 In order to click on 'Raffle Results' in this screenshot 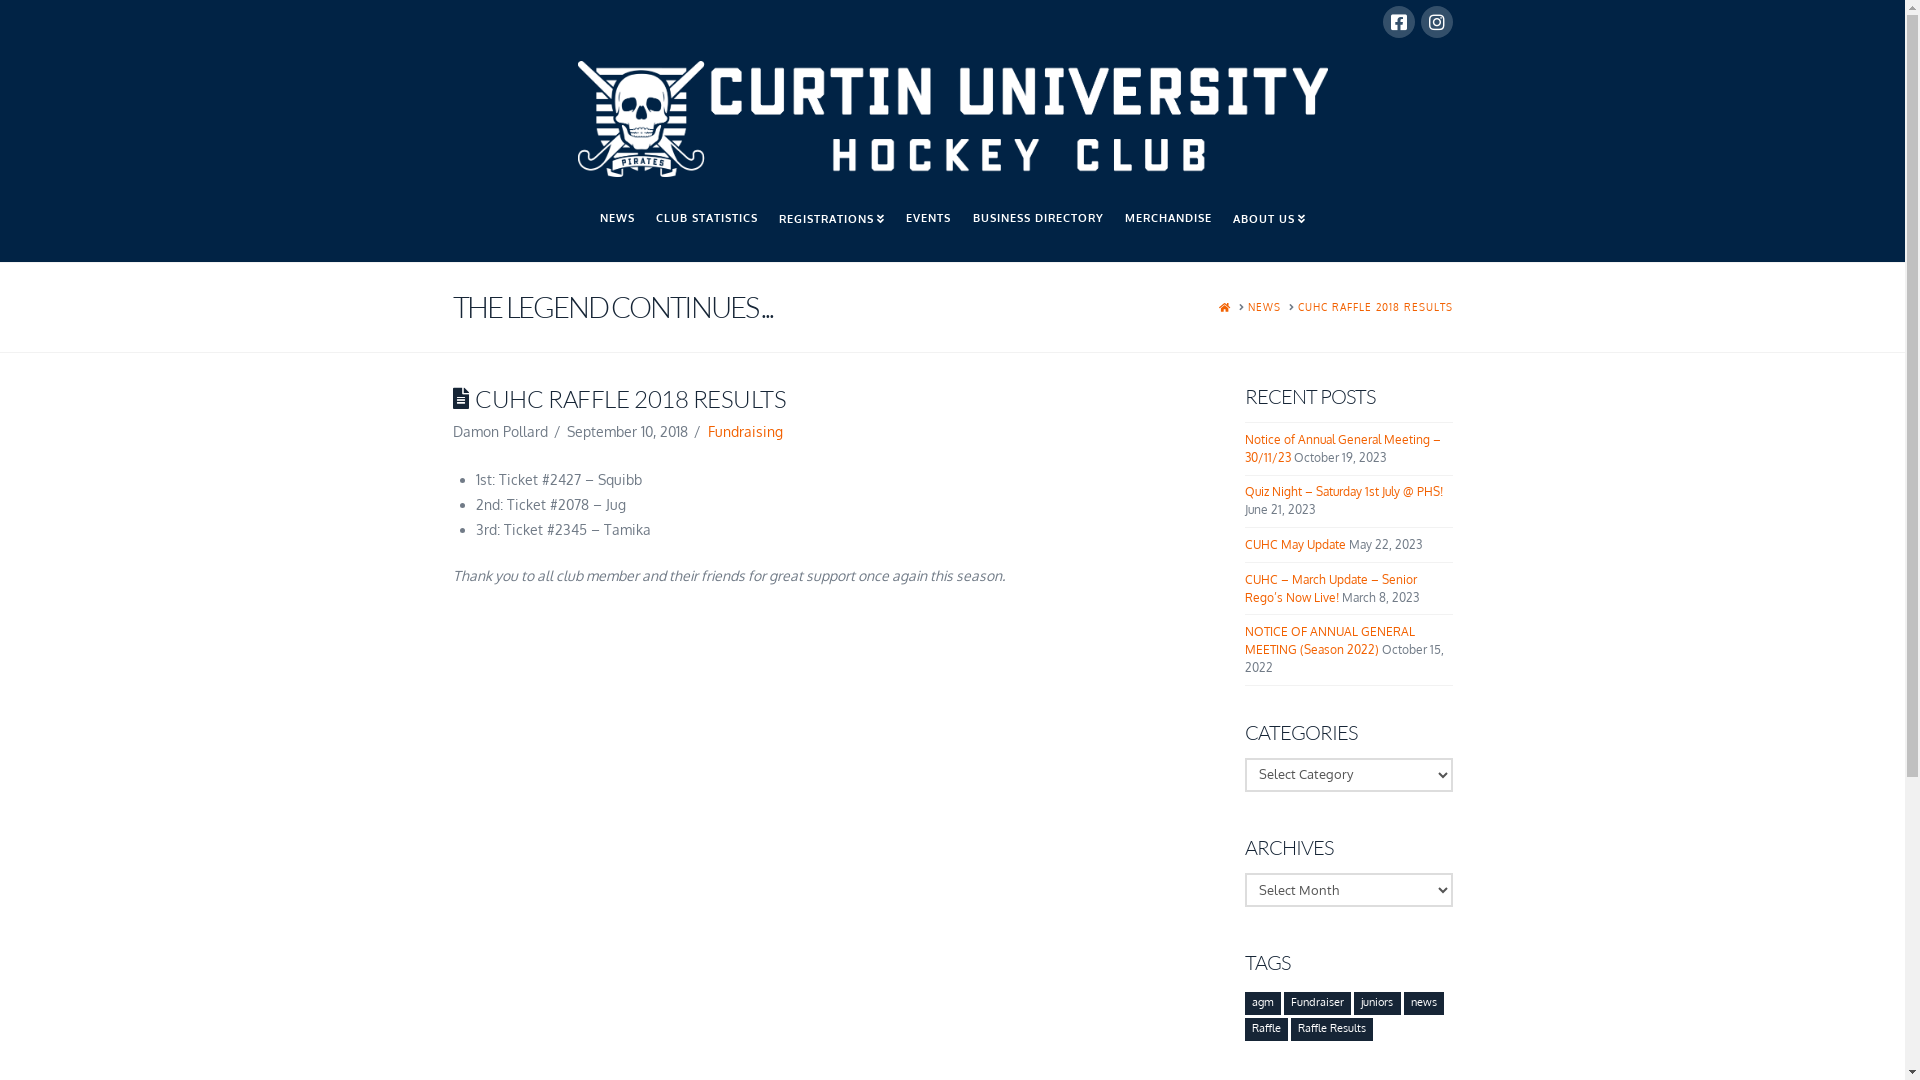, I will do `click(1291, 1029)`.